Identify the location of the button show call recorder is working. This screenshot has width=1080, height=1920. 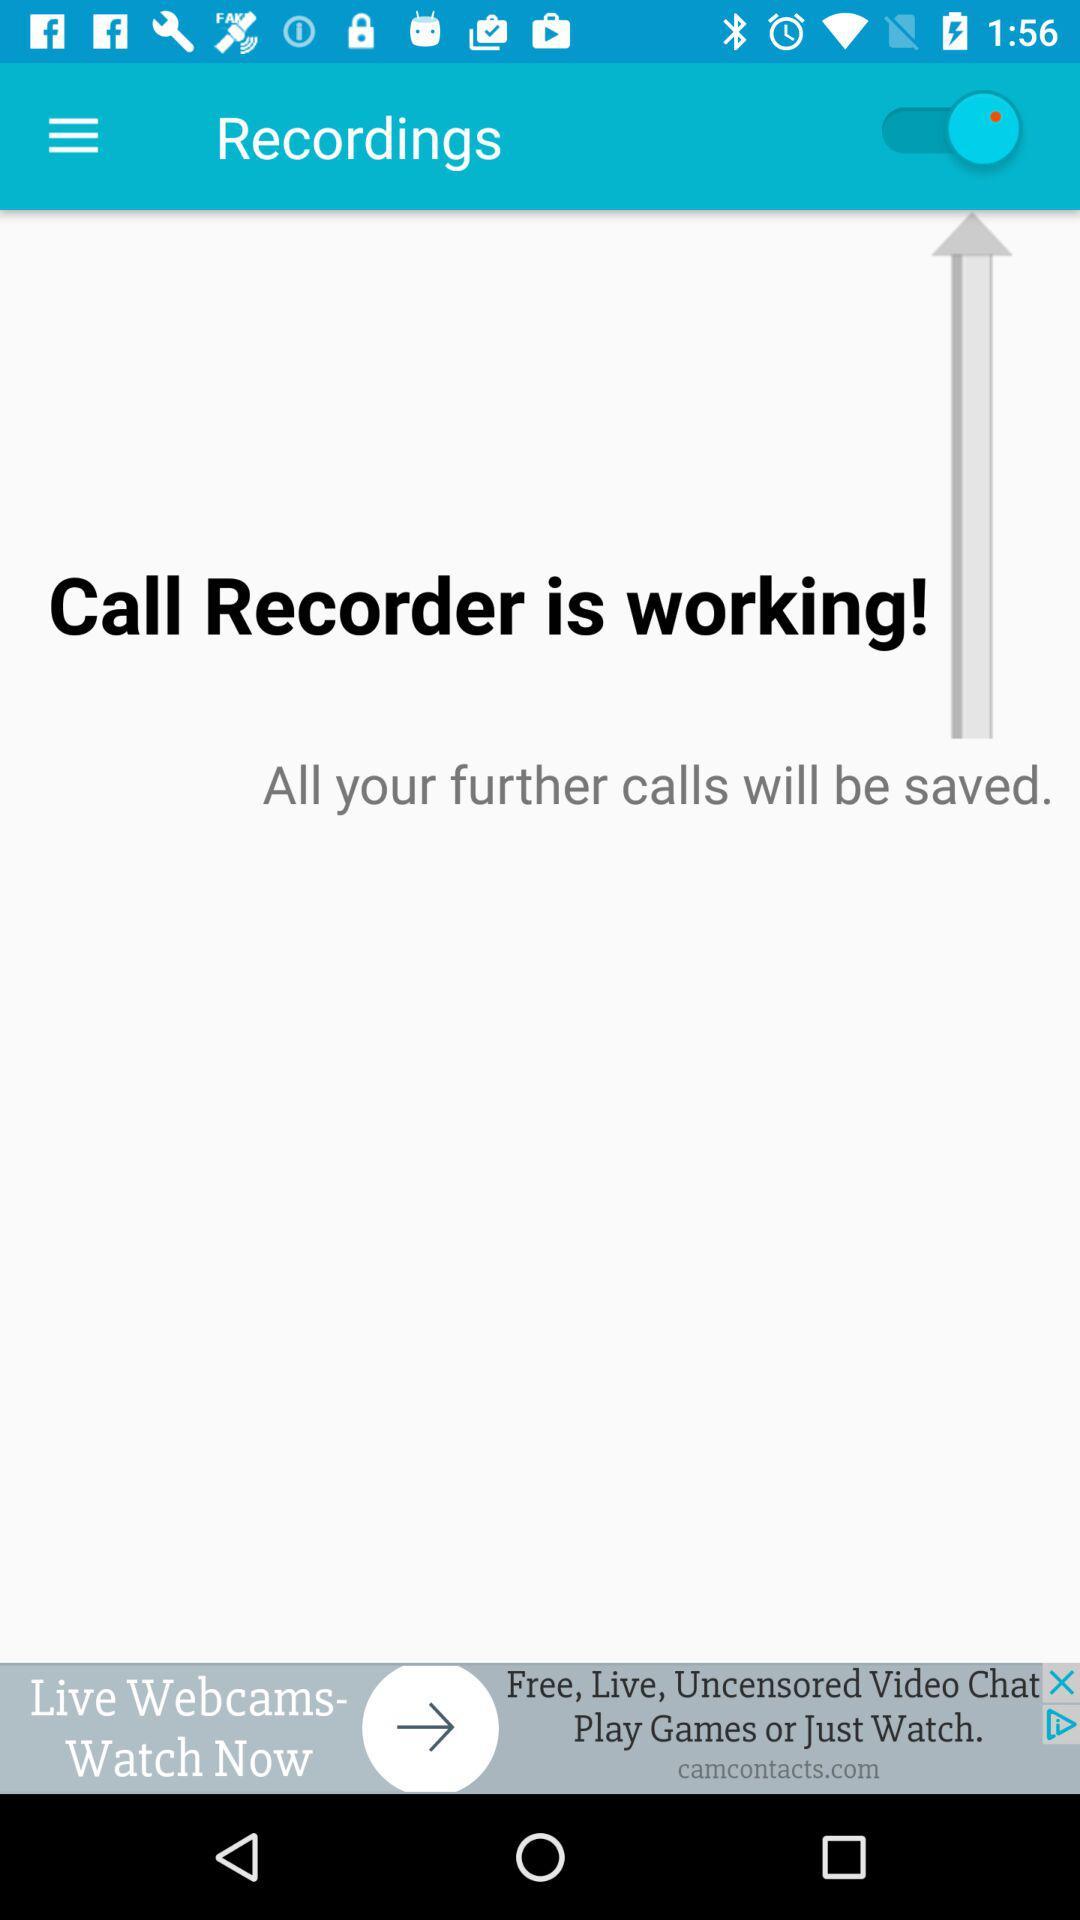
(948, 135).